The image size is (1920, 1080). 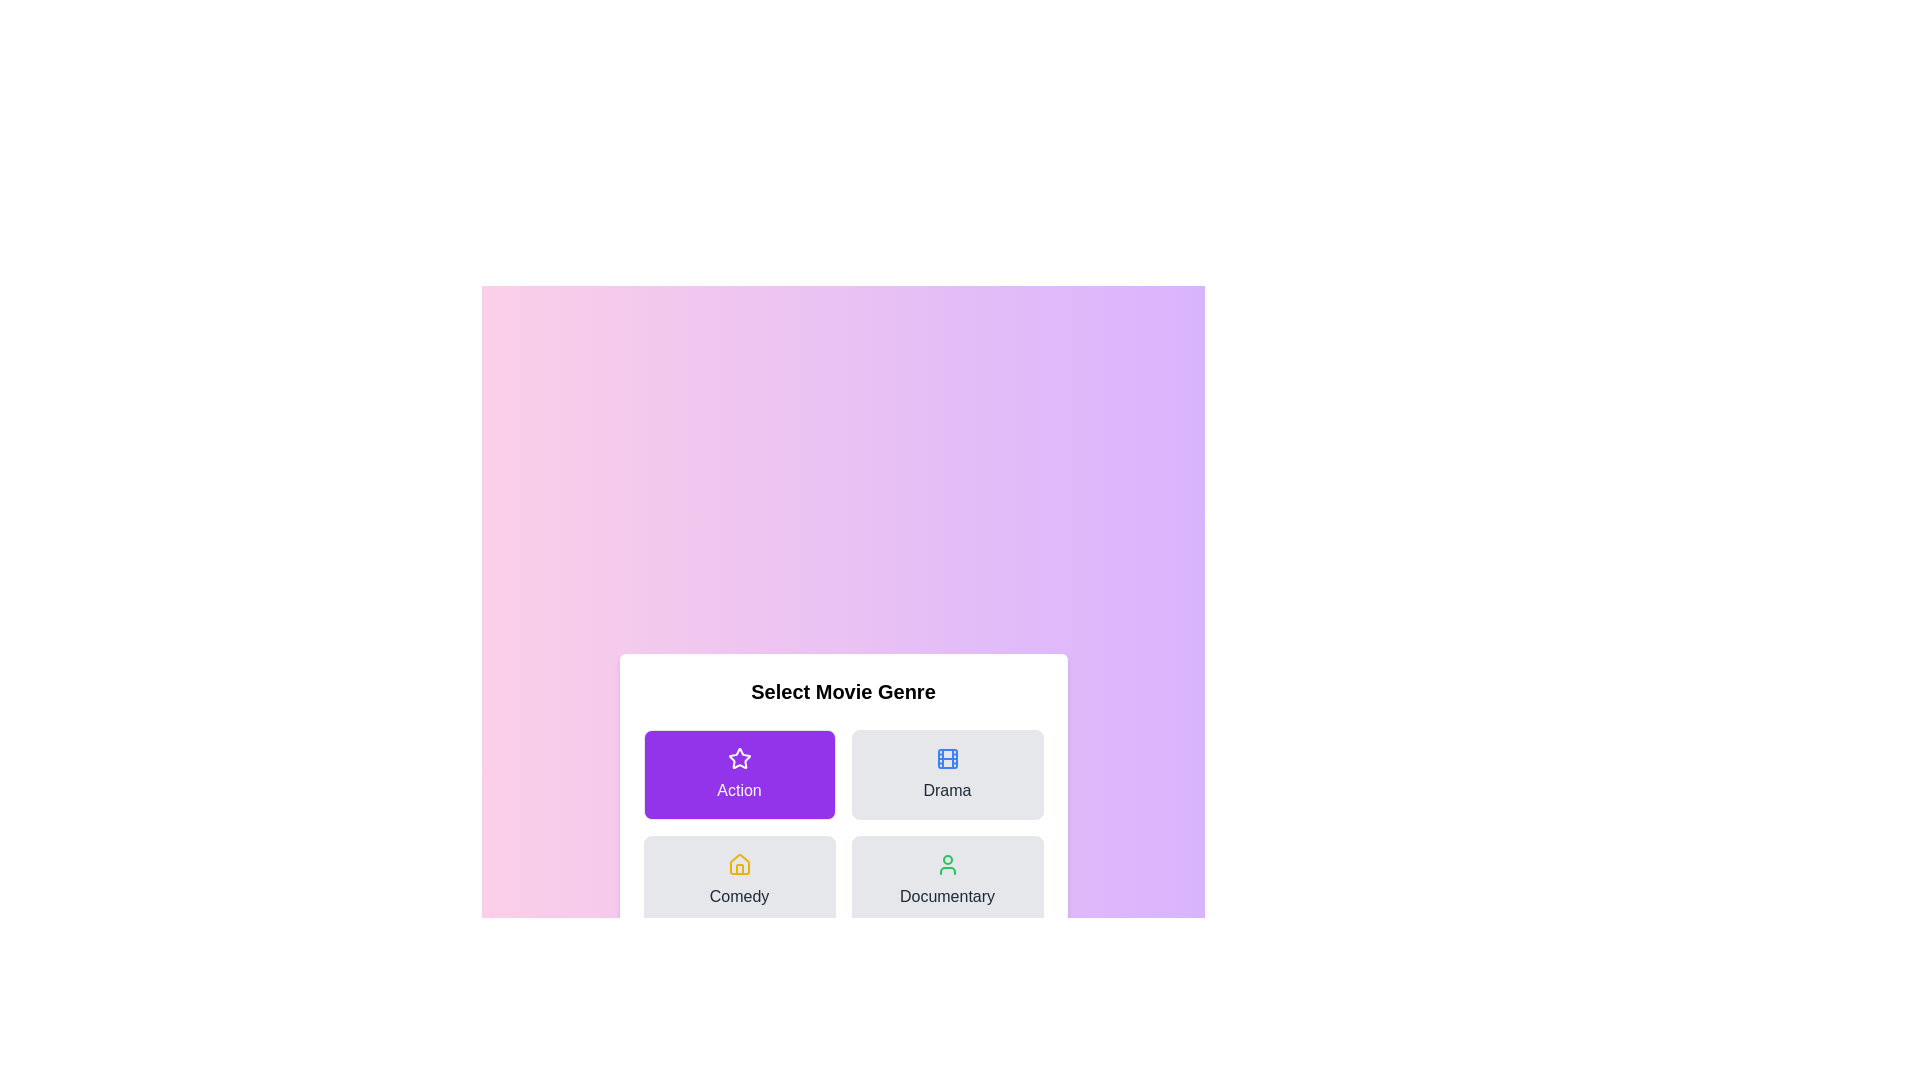 What do you see at coordinates (738, 879) in the screenshot?
I see `the button representing the genre Comedy` at bounding box center [738, 879].